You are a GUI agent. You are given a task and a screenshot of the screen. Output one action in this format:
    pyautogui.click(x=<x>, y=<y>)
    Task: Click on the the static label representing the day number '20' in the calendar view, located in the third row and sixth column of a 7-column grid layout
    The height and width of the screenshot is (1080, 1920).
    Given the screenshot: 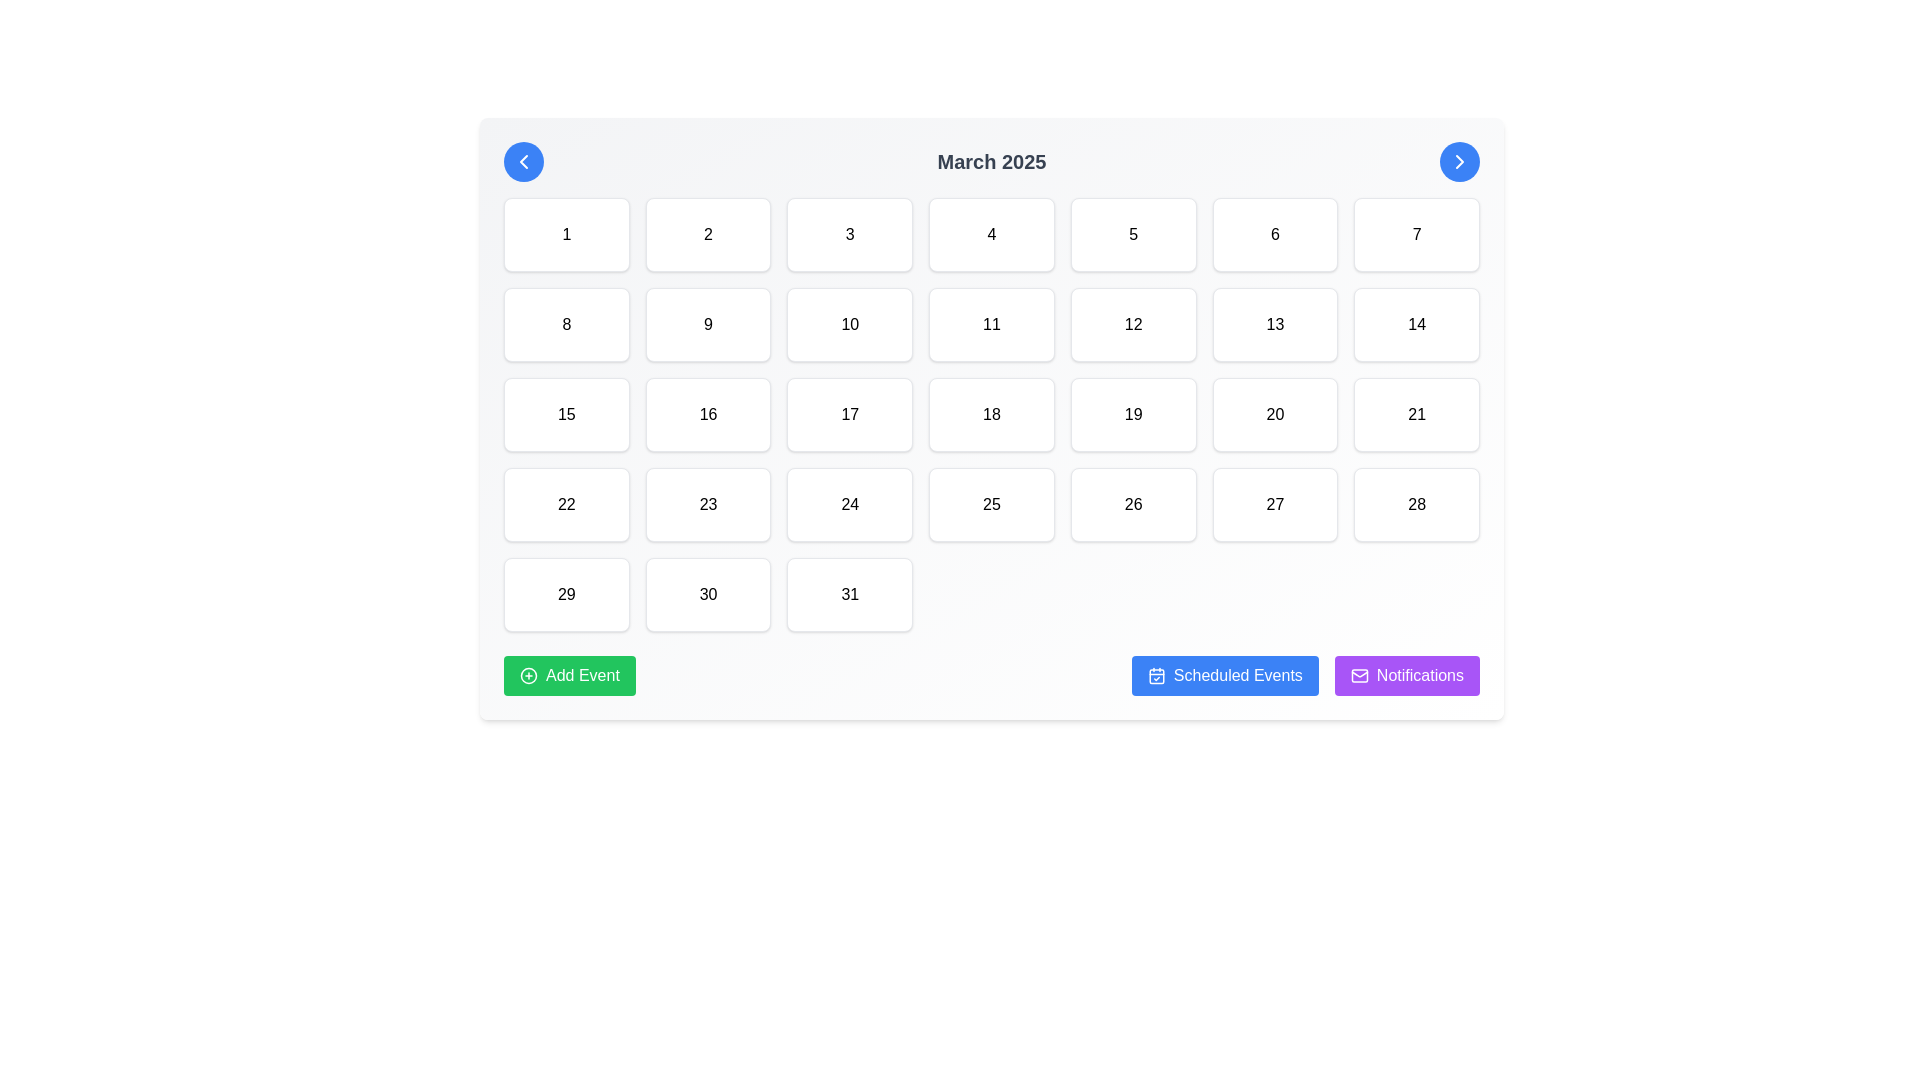 What is the action you would take?
    pyautogui.click(x=1274, y=414)
    